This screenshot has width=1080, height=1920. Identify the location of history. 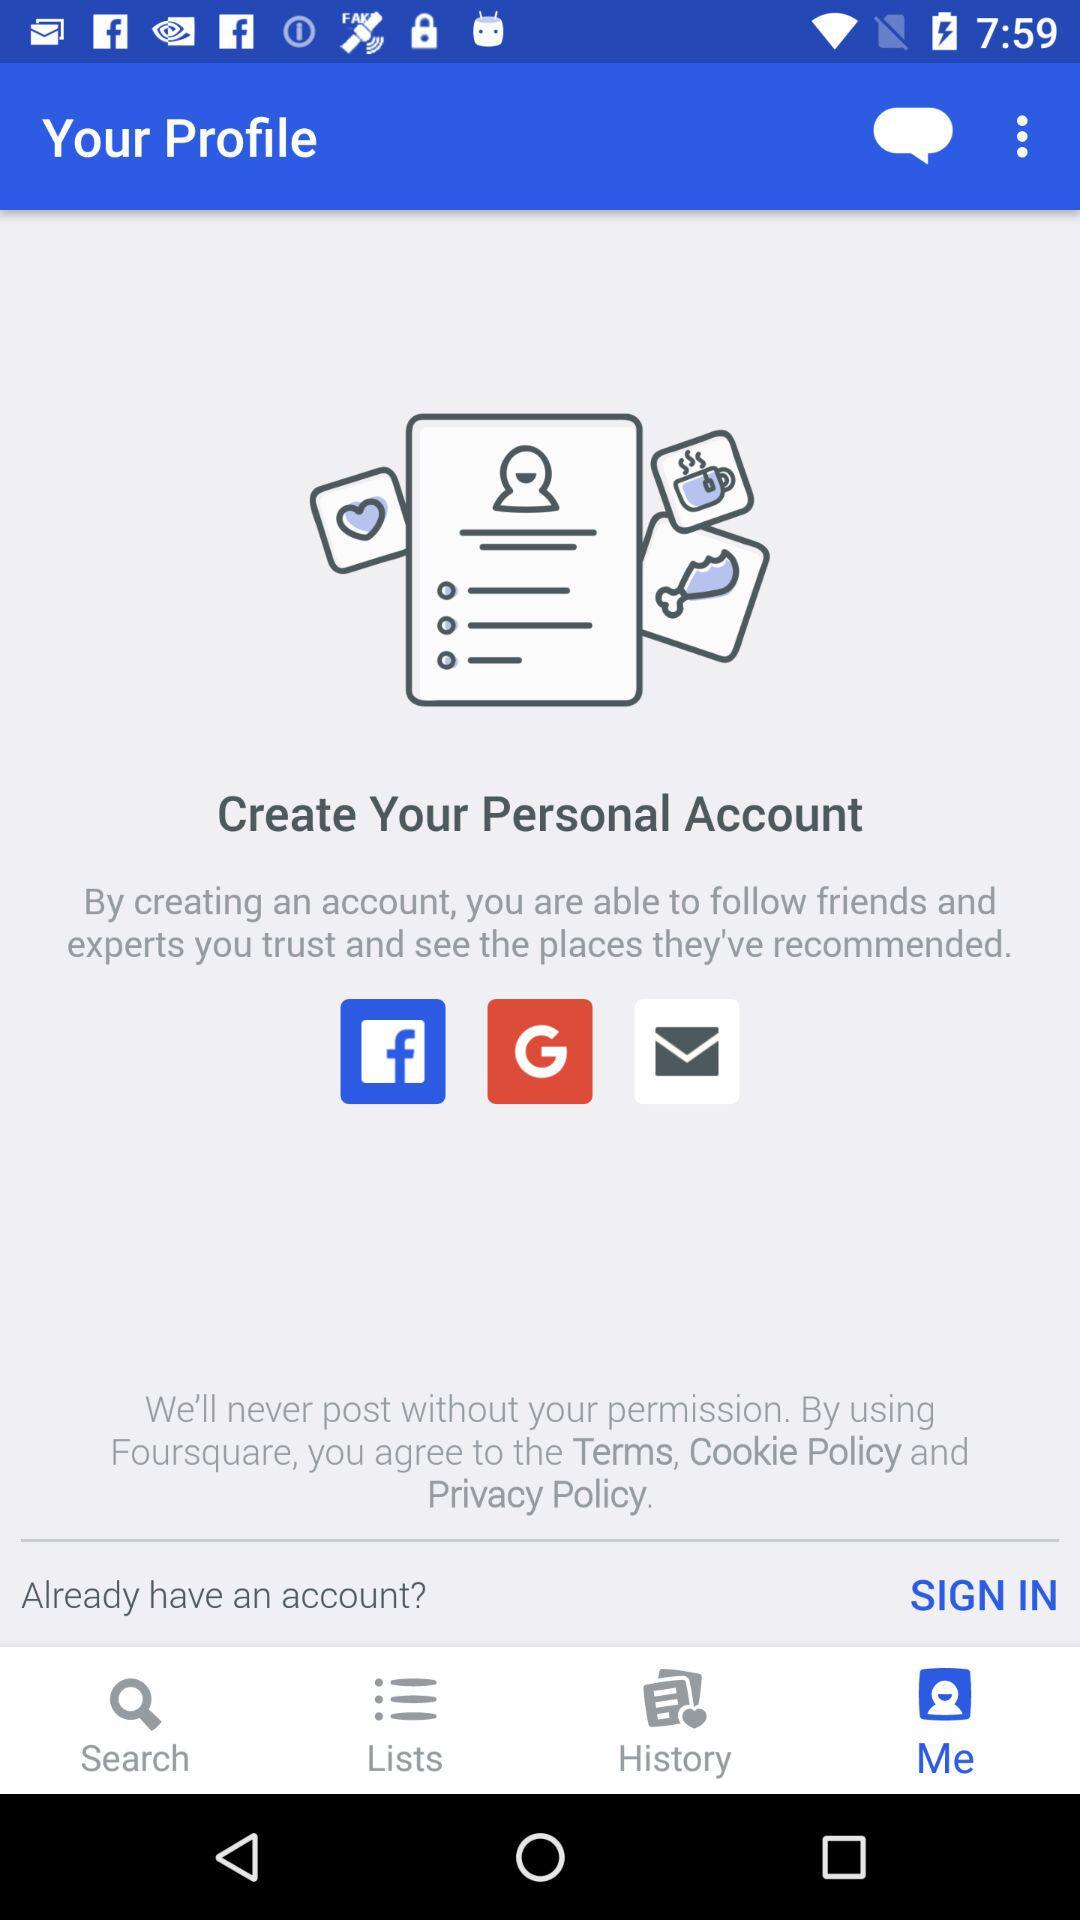
(675, 1719).